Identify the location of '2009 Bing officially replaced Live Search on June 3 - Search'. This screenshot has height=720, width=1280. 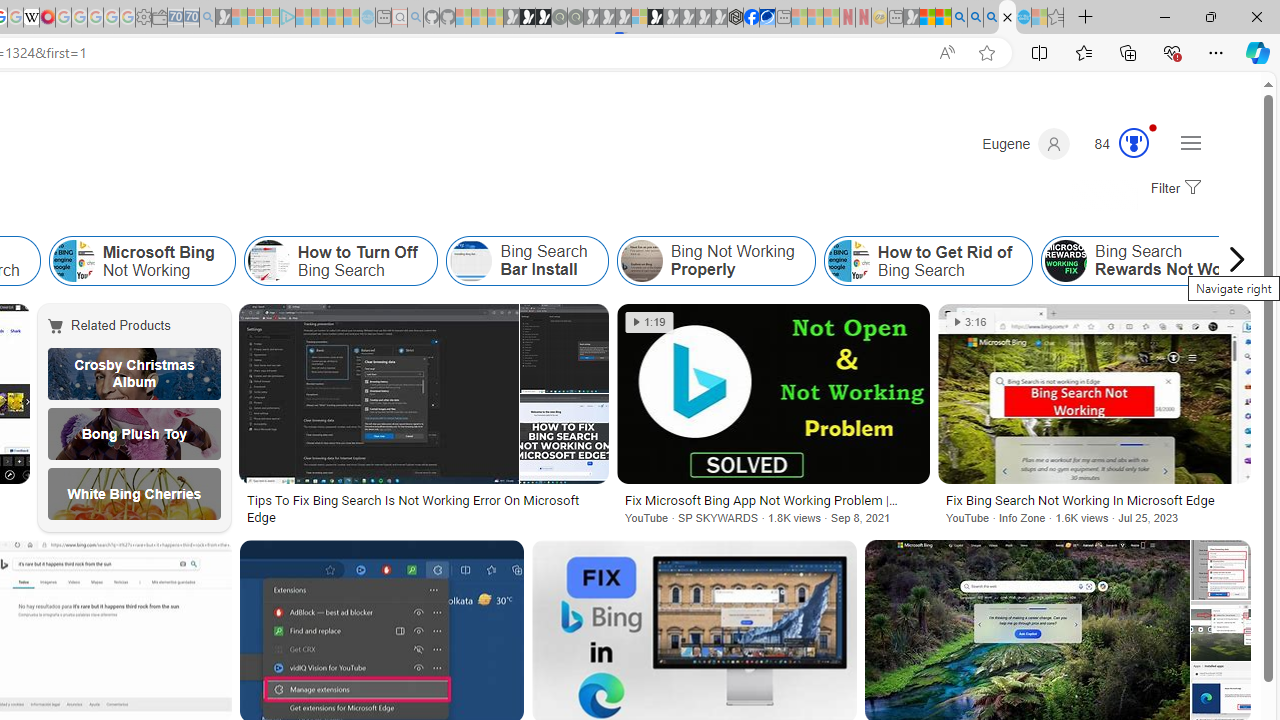
(975, 17).